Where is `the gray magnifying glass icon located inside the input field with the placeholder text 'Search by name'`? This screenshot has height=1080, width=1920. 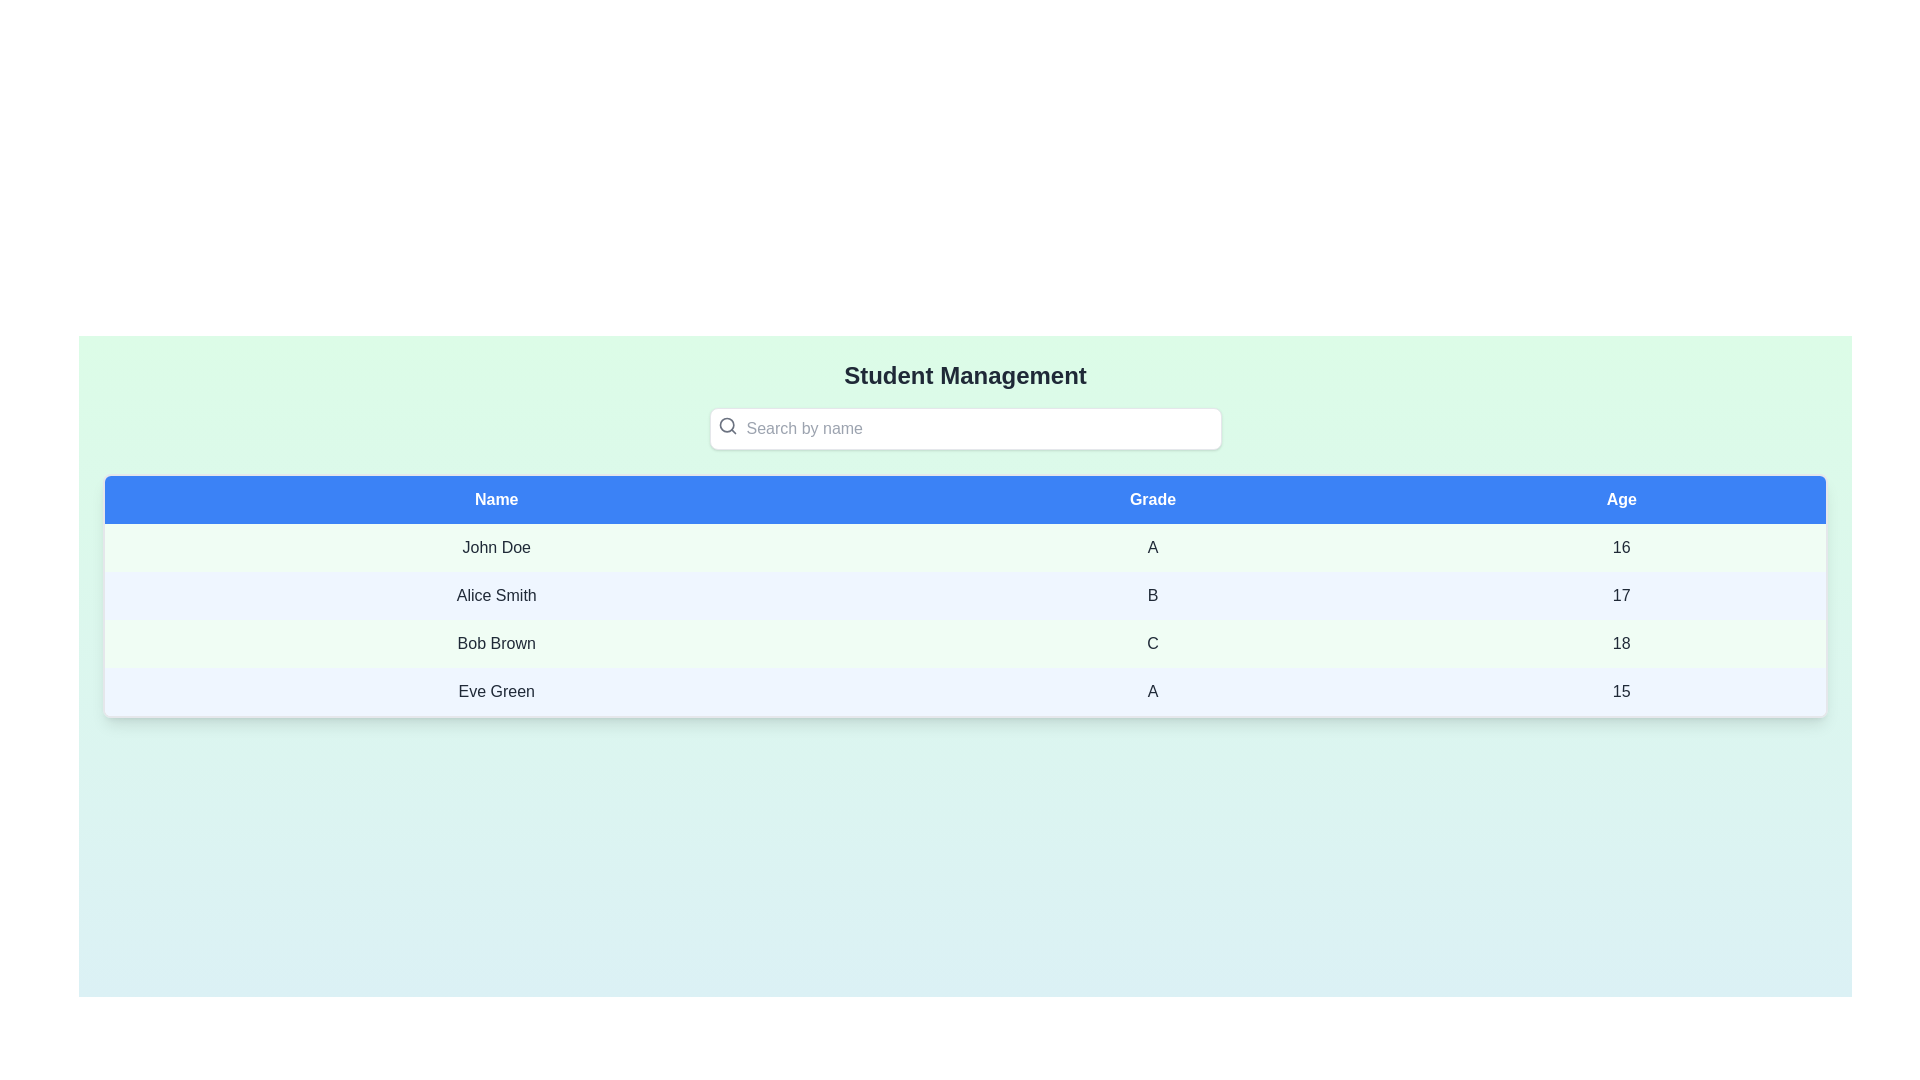
the gray magnifying glass icon located inside the input field with the placeholder text 'Search by name' is located at coordinates (726, 424).